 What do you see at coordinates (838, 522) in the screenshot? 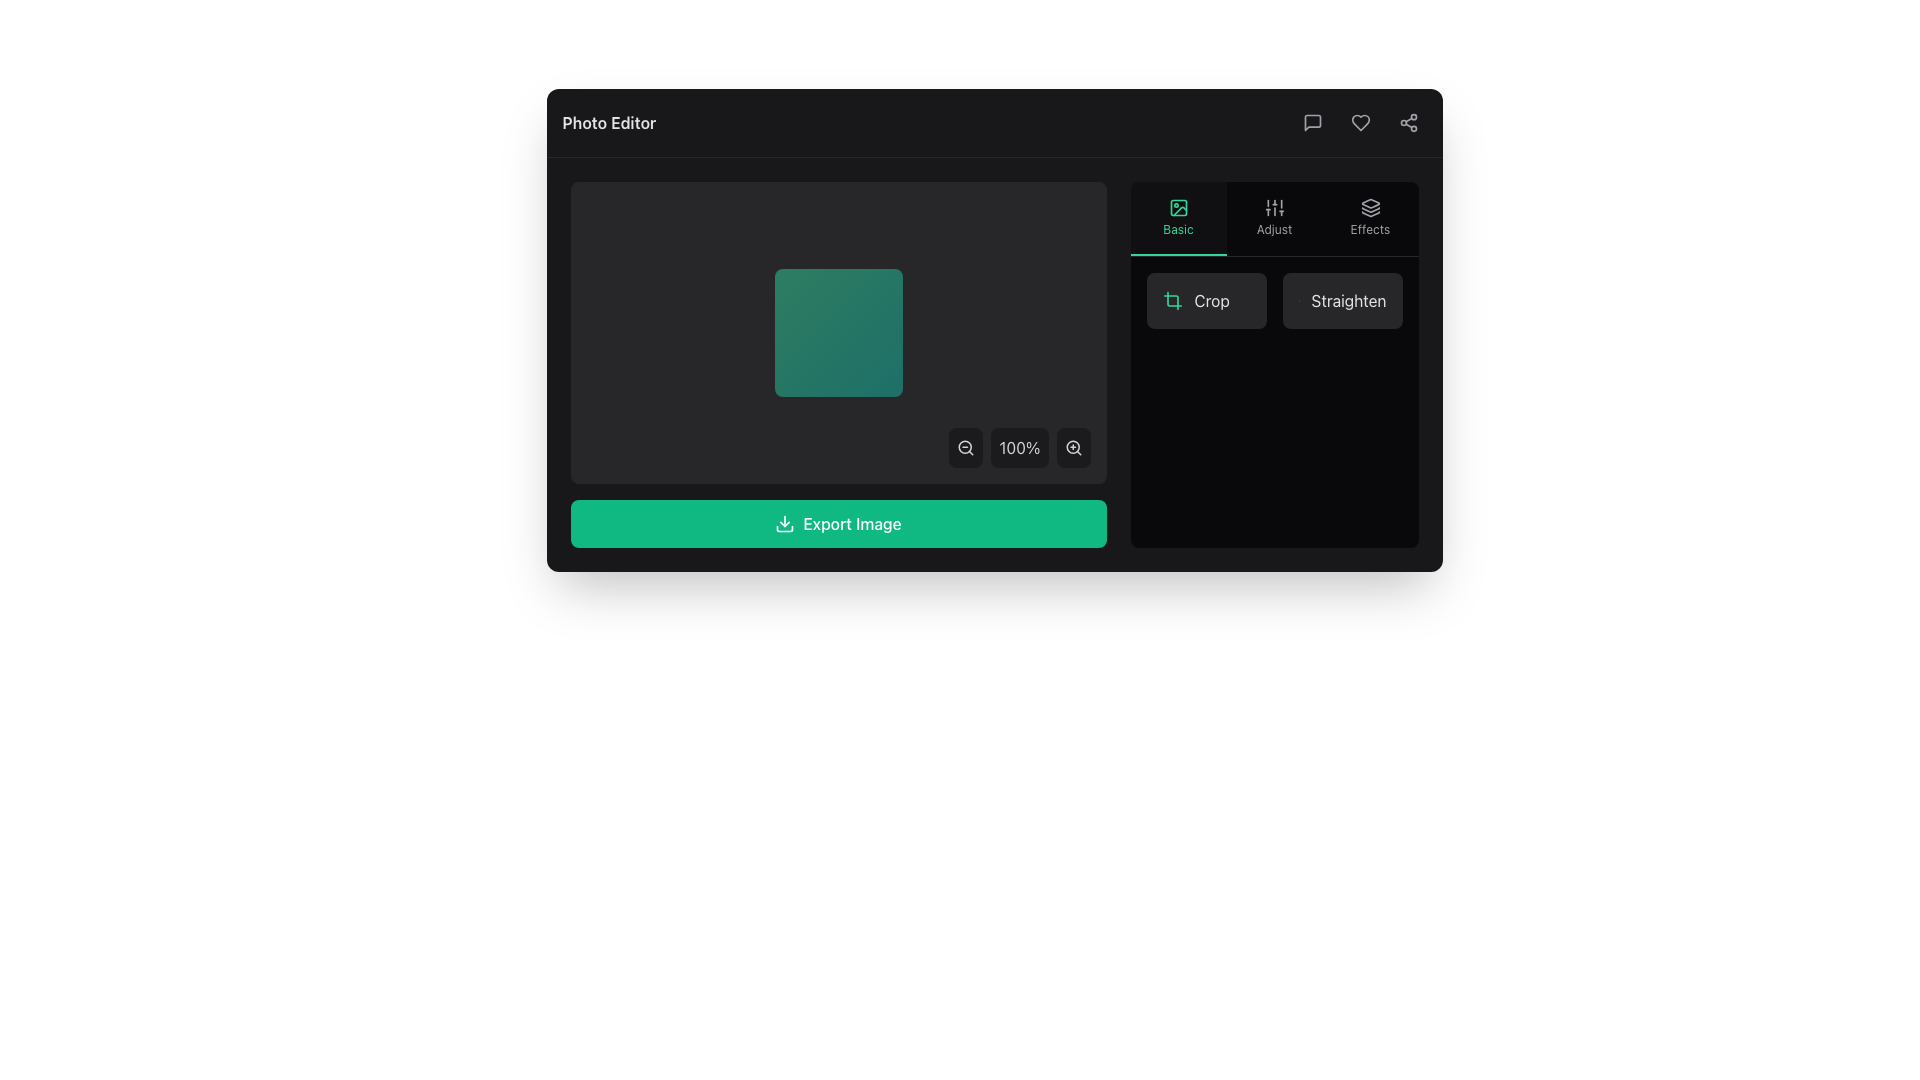
I see `the prominent export button located at the bottom section of the application interface` at bounding box center [838, 522].